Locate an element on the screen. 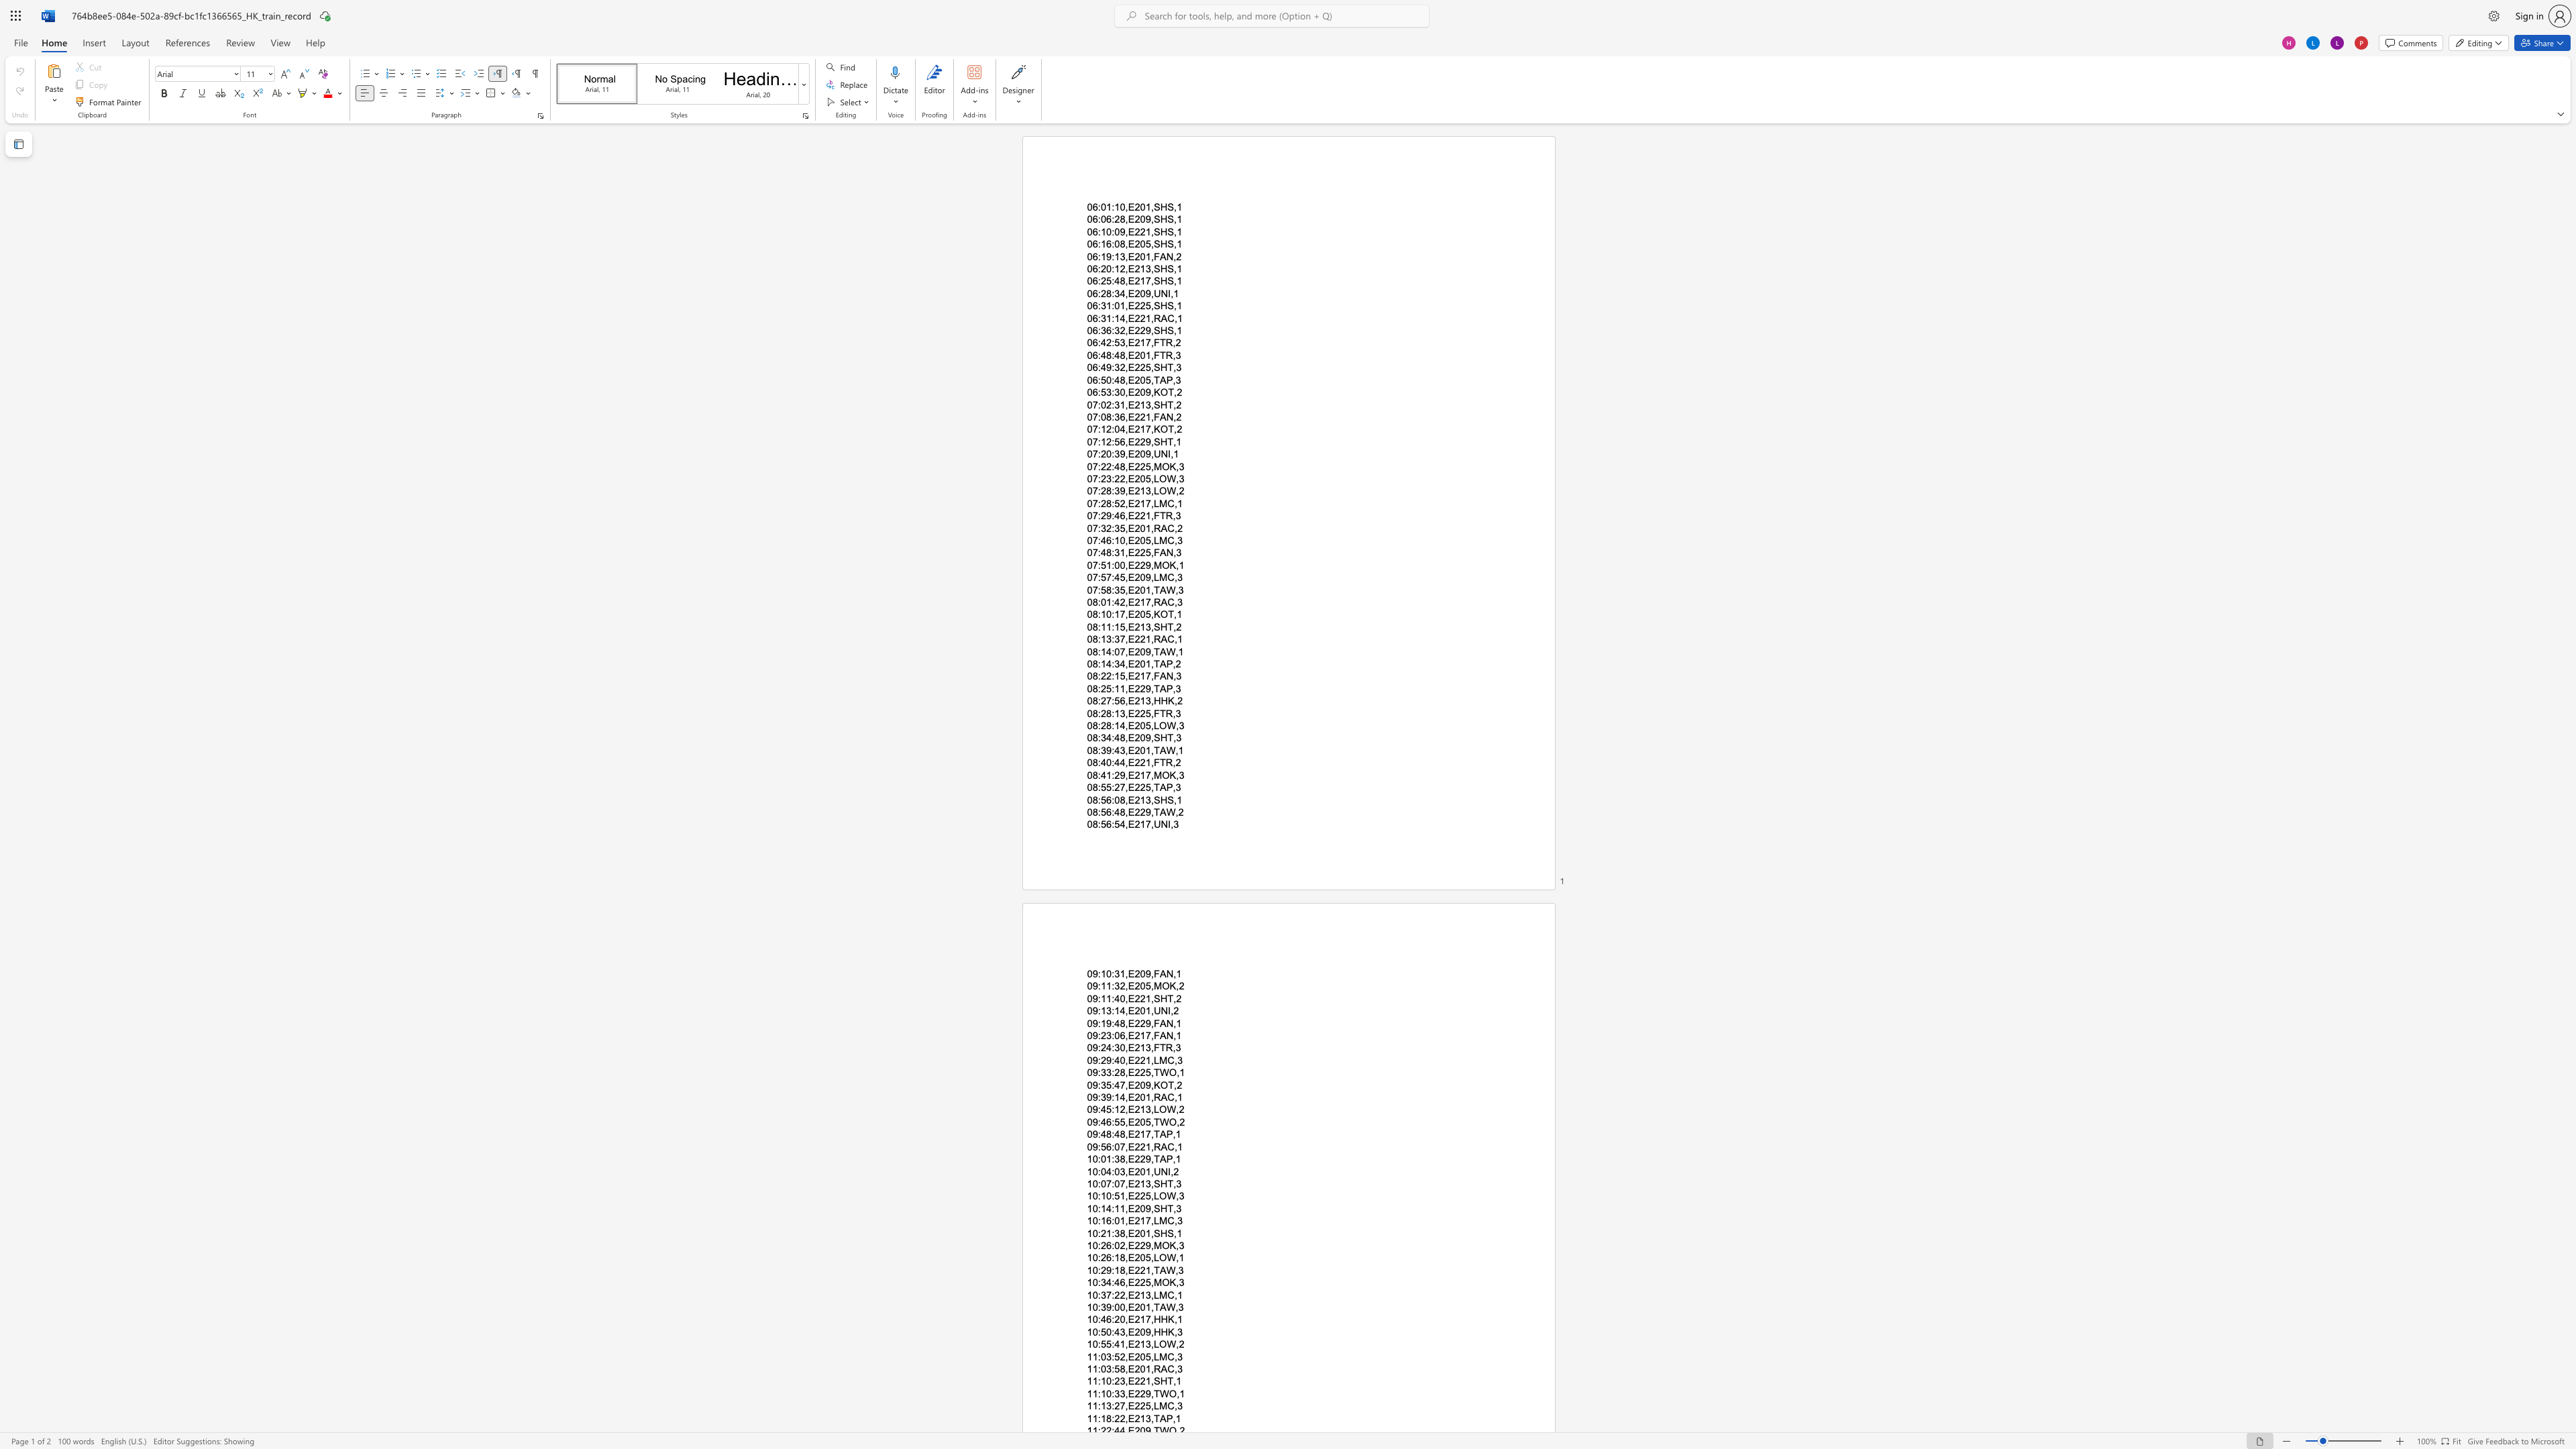  the subset text ",FA" within the text "07:48:31,E225,FAN,3" is located at coordinates (1149, 551).